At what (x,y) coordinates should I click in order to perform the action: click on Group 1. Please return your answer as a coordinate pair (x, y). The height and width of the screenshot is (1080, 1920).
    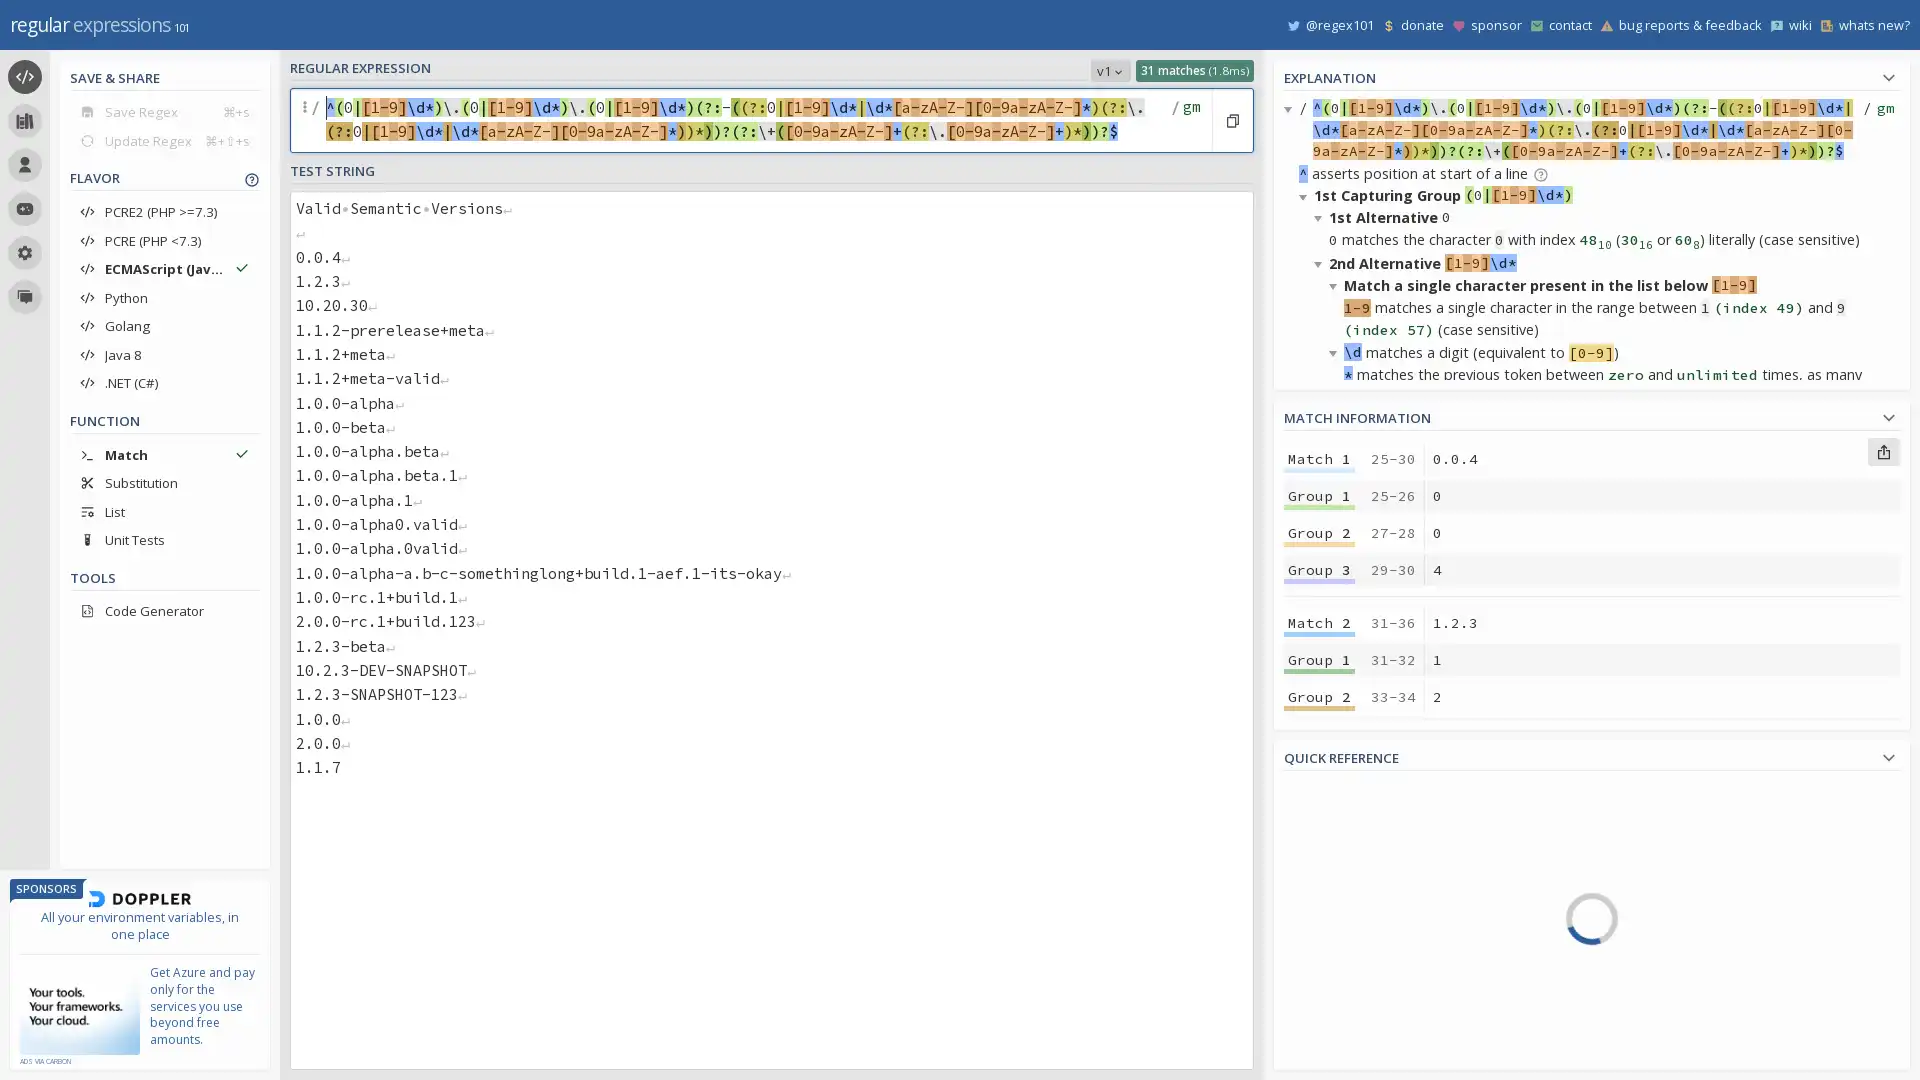
    Looking at the image, I should click on (1319, 986).